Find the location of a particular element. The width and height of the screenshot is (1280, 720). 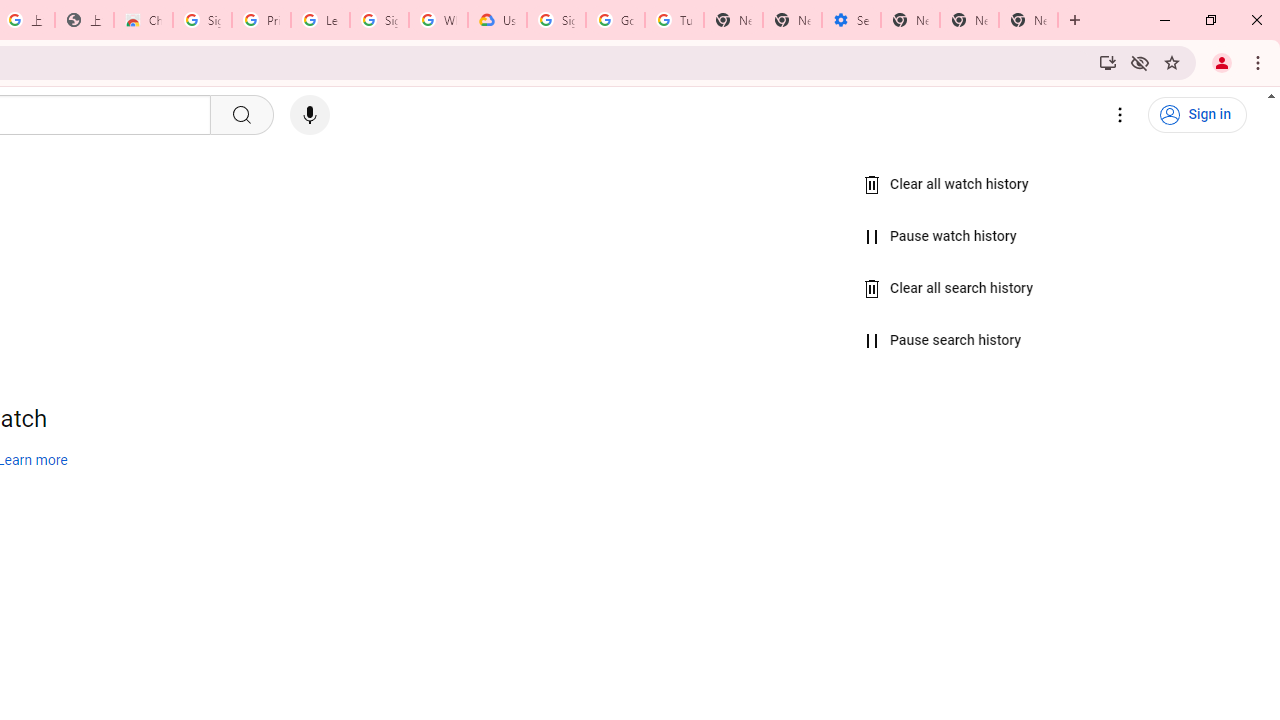

'Who are Google' is located at coordinates (437, 20).